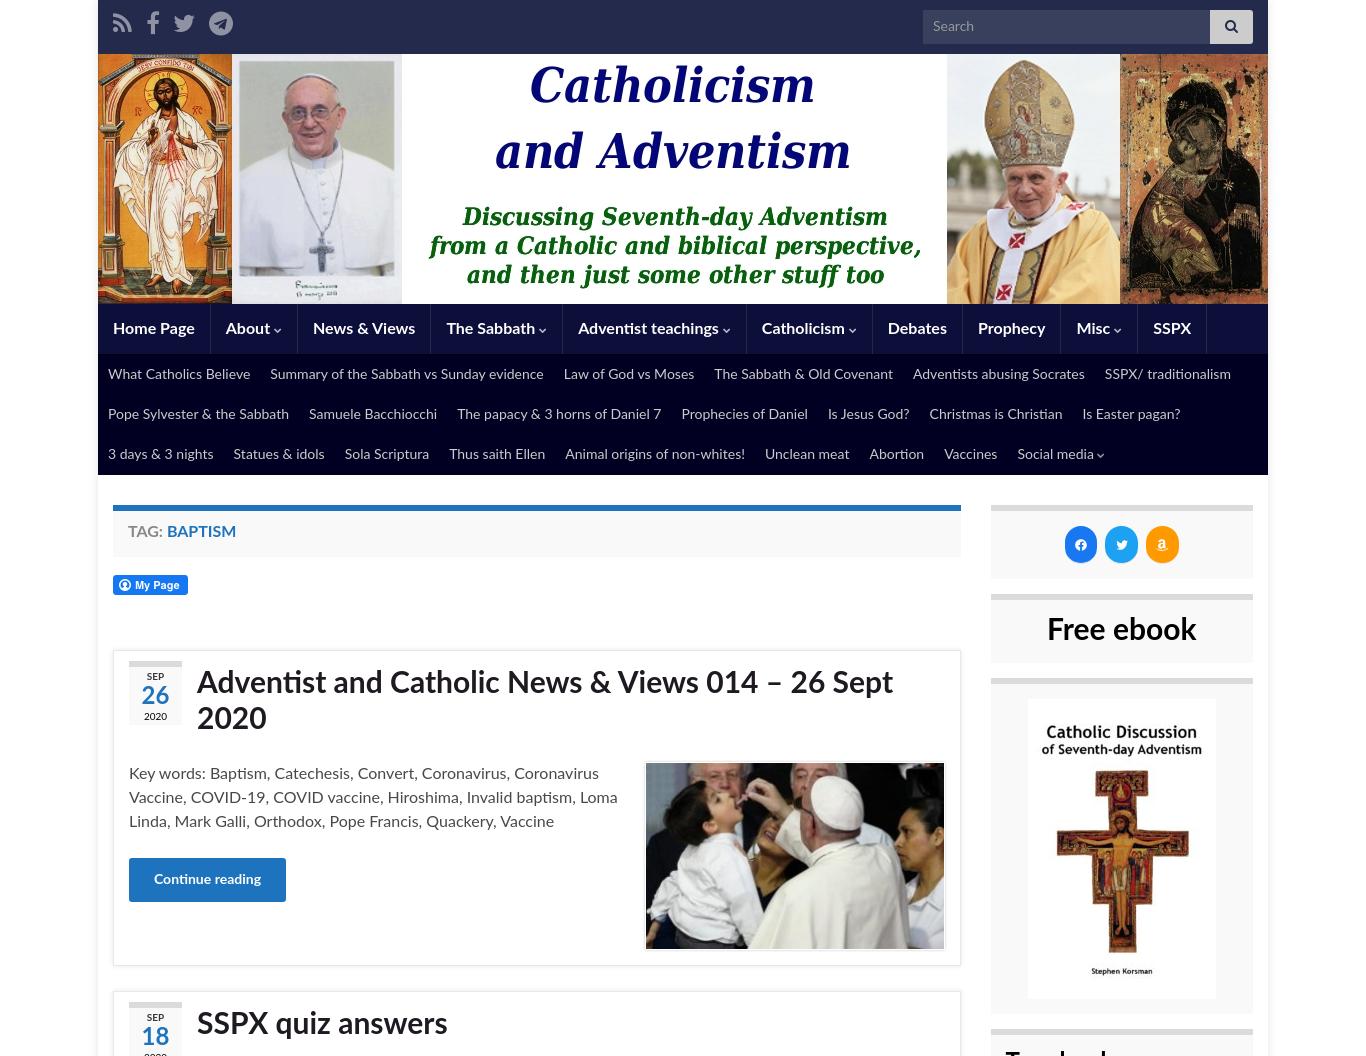 The image size is (1366, 1056). I want to click on 'Is Easter pagan?', so click(1130, 415).